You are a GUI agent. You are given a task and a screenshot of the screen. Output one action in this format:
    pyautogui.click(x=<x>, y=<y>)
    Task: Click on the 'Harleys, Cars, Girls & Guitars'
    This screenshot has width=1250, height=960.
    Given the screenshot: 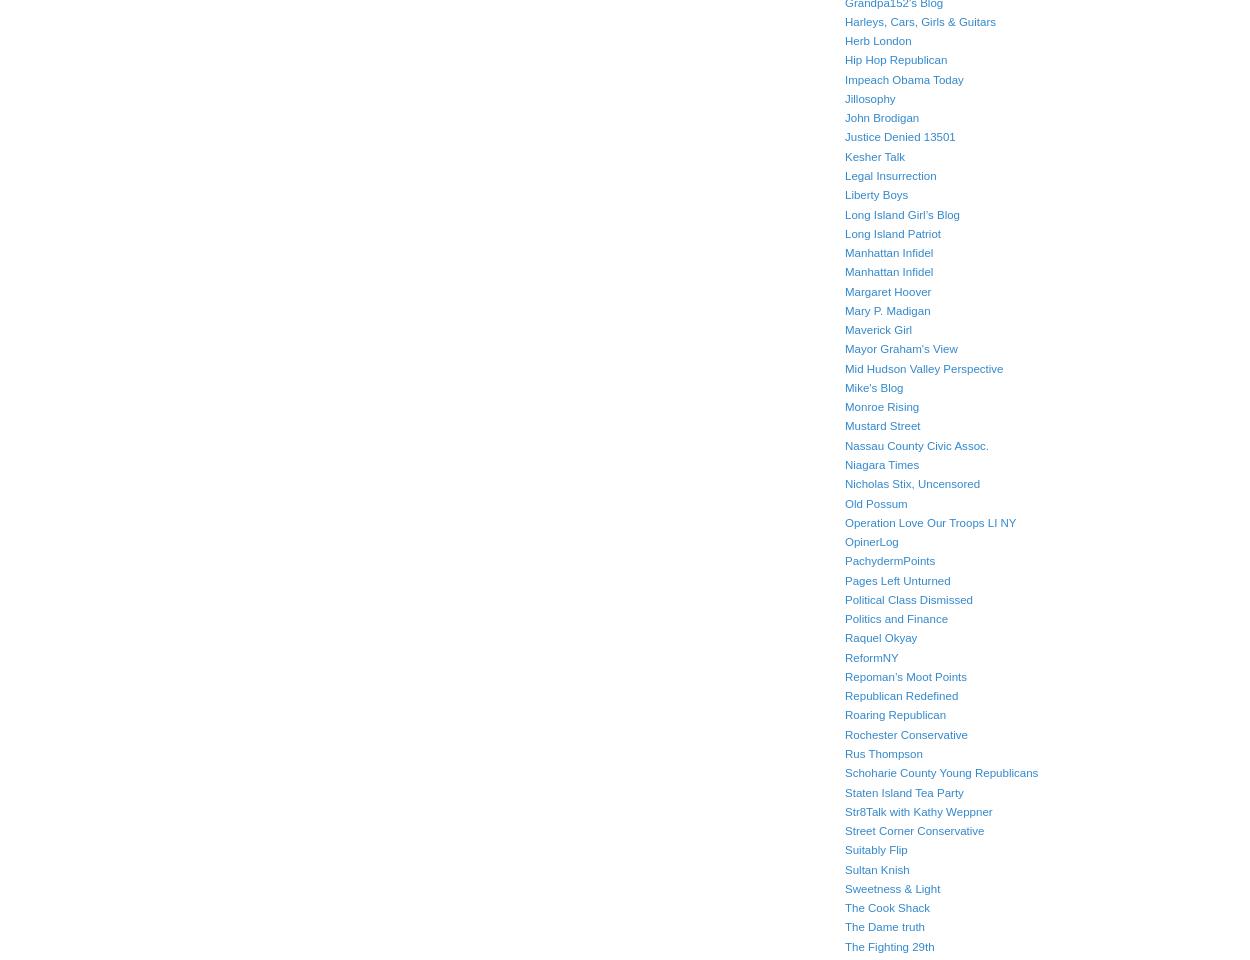 What is the action you would take?
    pyautogui.click(x=920, y=20)
    